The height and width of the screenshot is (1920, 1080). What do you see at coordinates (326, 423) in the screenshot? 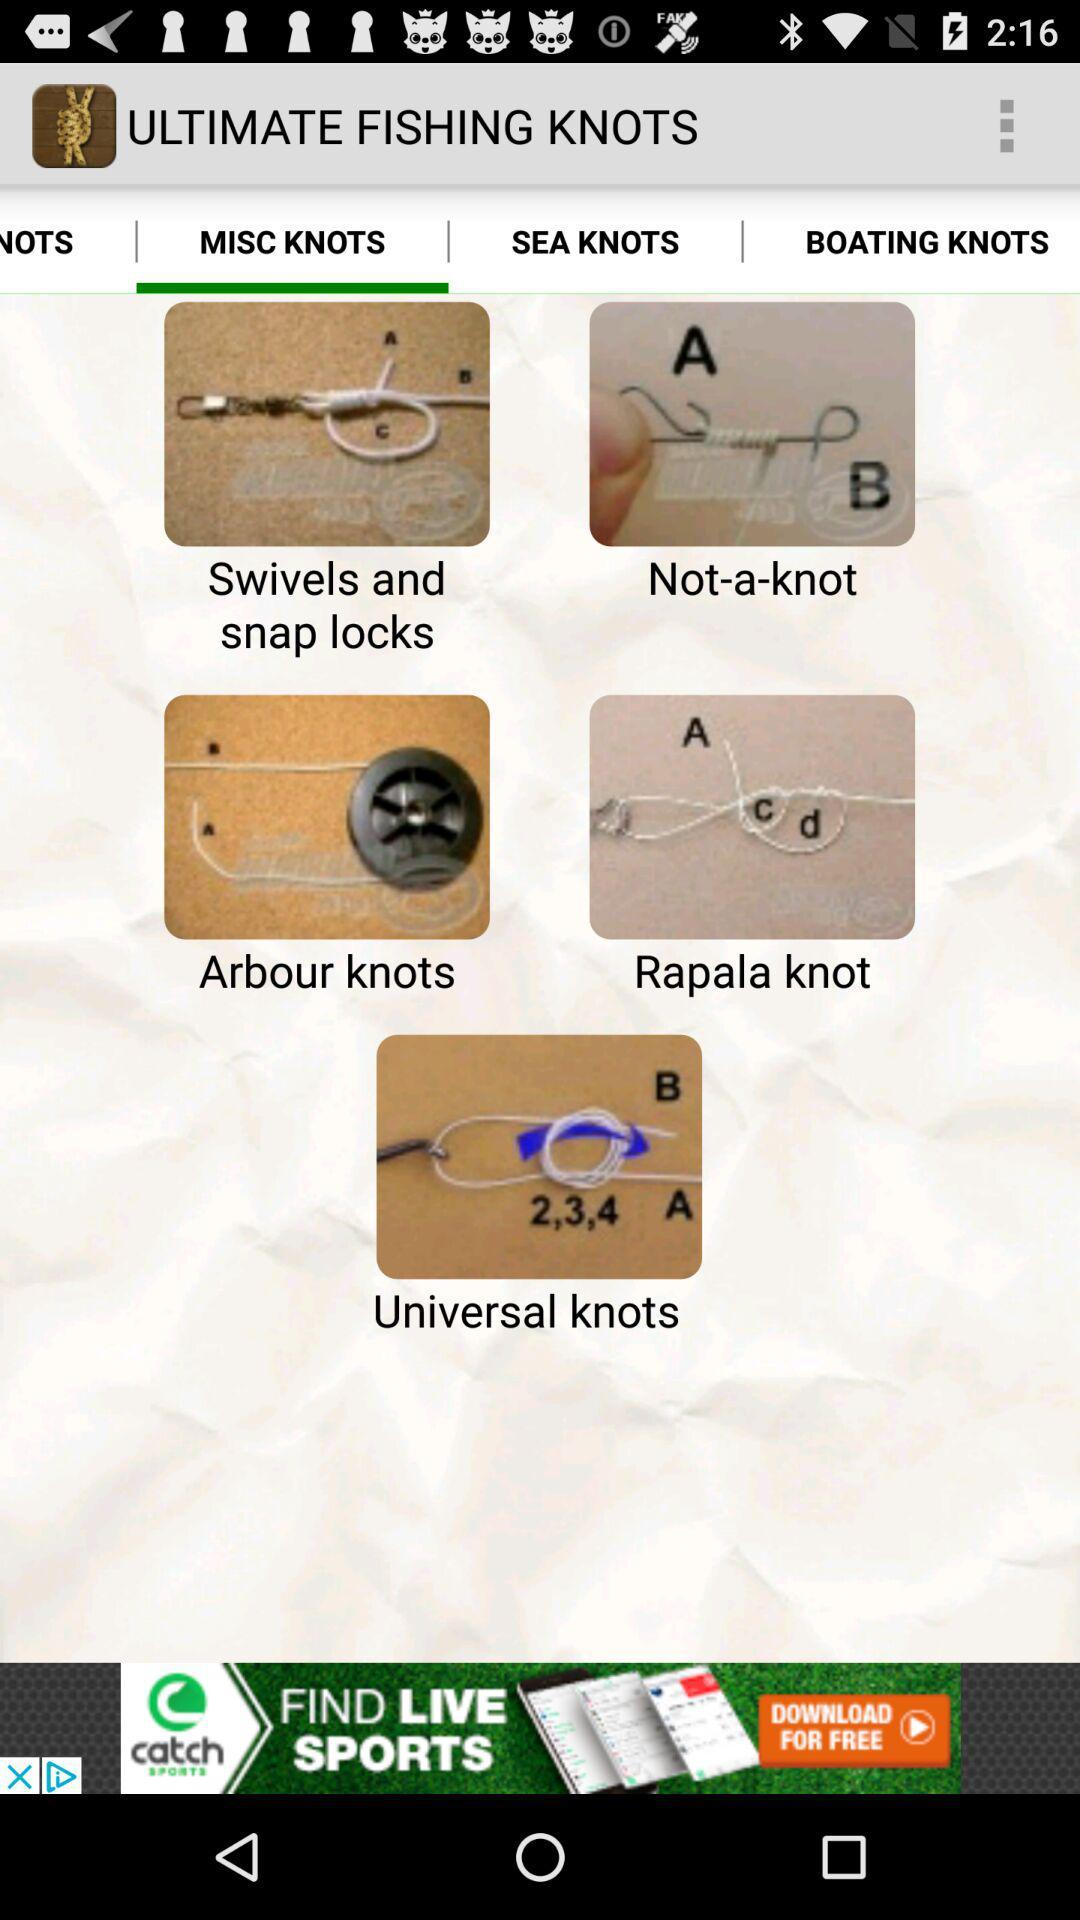
I see `see how to tie that knot` at bounding box center [326, 423].